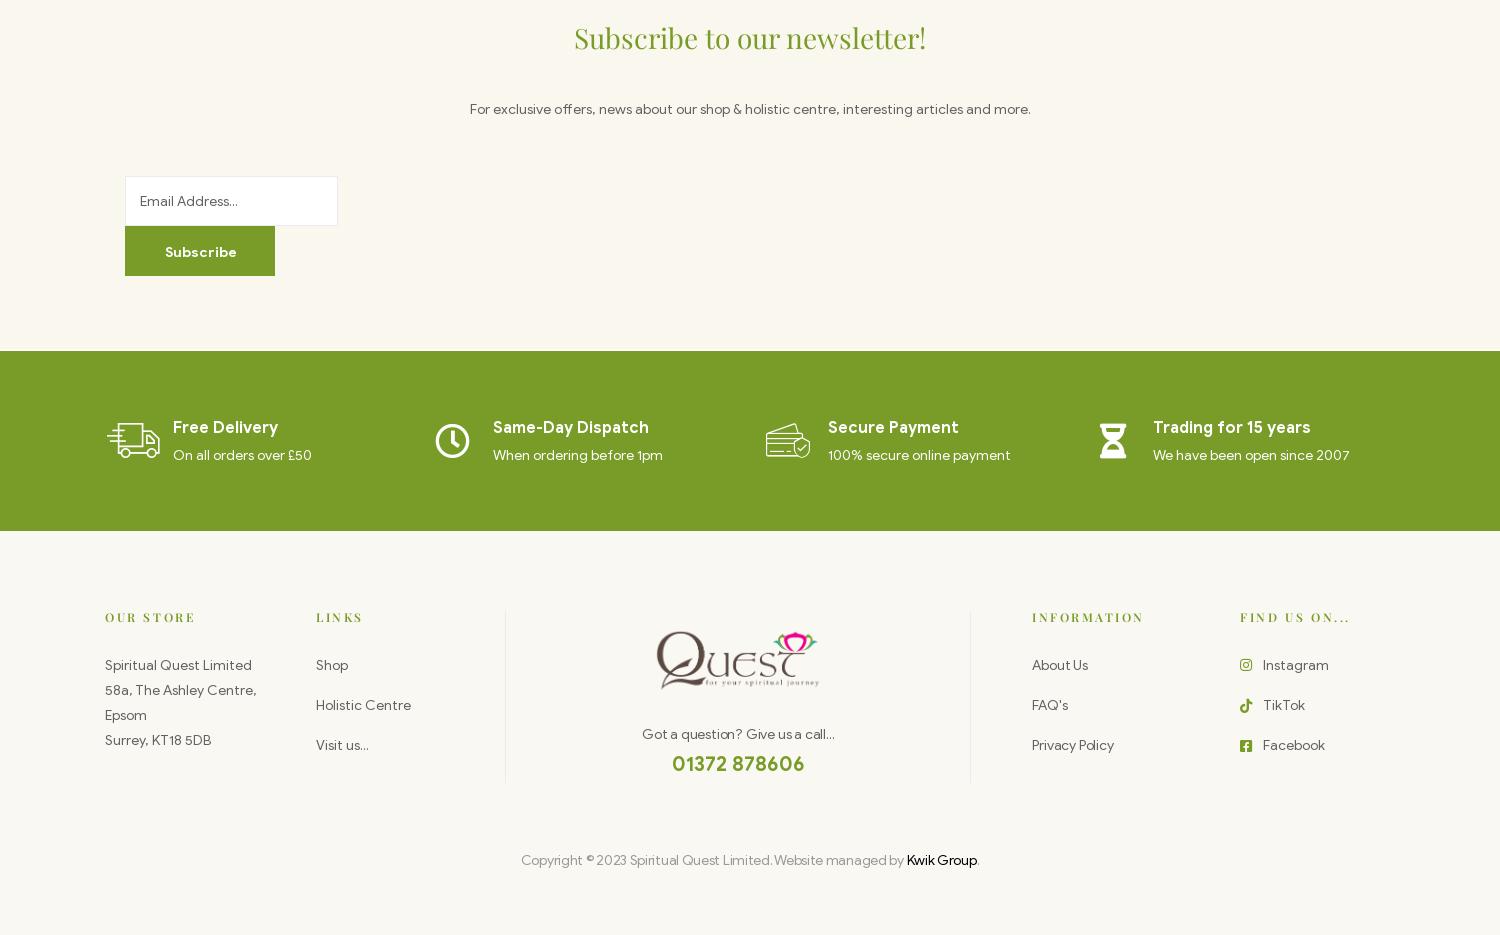  What do you see at coordinates (341, 745) in the screenshot?
I see `'Visit us...'` at bounding box center [341, 745].